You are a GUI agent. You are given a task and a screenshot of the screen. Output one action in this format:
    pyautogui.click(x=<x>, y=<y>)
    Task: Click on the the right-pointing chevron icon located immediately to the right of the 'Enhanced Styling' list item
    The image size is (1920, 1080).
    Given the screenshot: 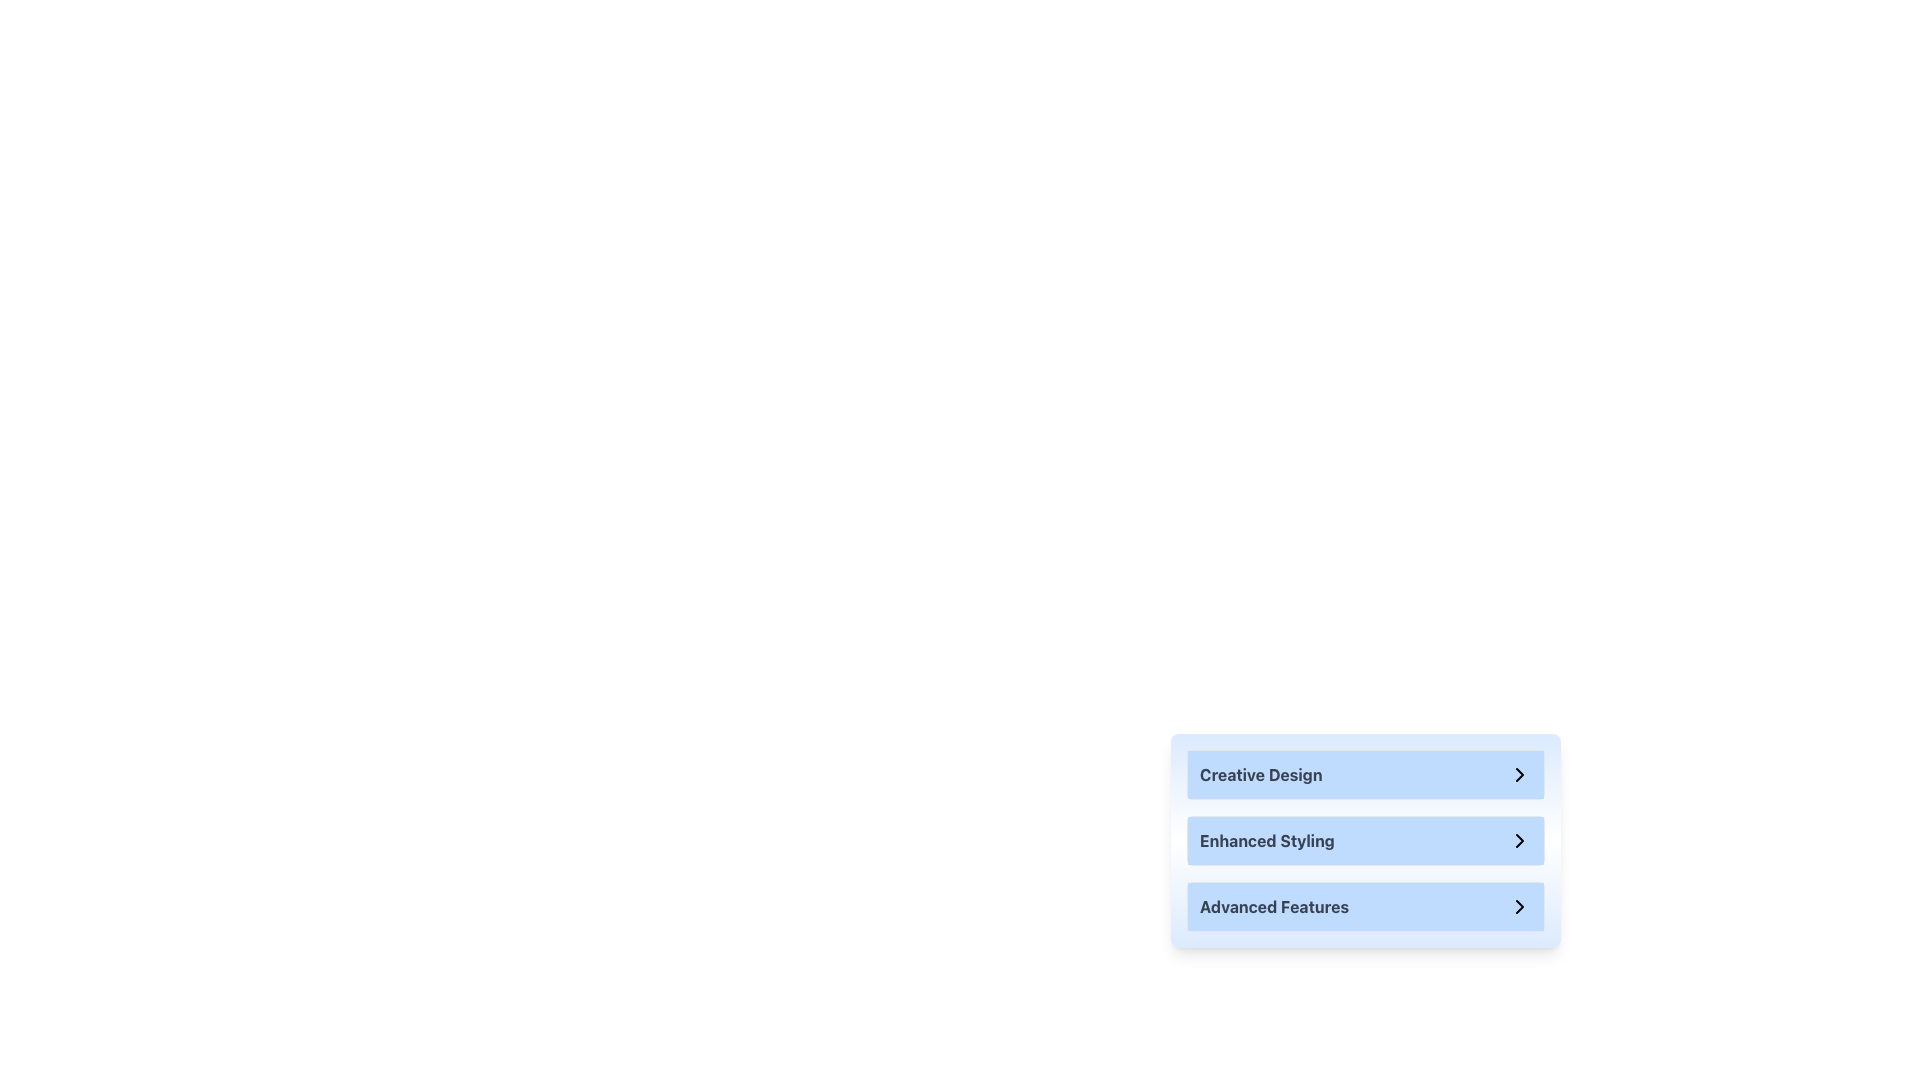 What is the action you would take?
    pyautogui.click(x=1520, y=840)
    